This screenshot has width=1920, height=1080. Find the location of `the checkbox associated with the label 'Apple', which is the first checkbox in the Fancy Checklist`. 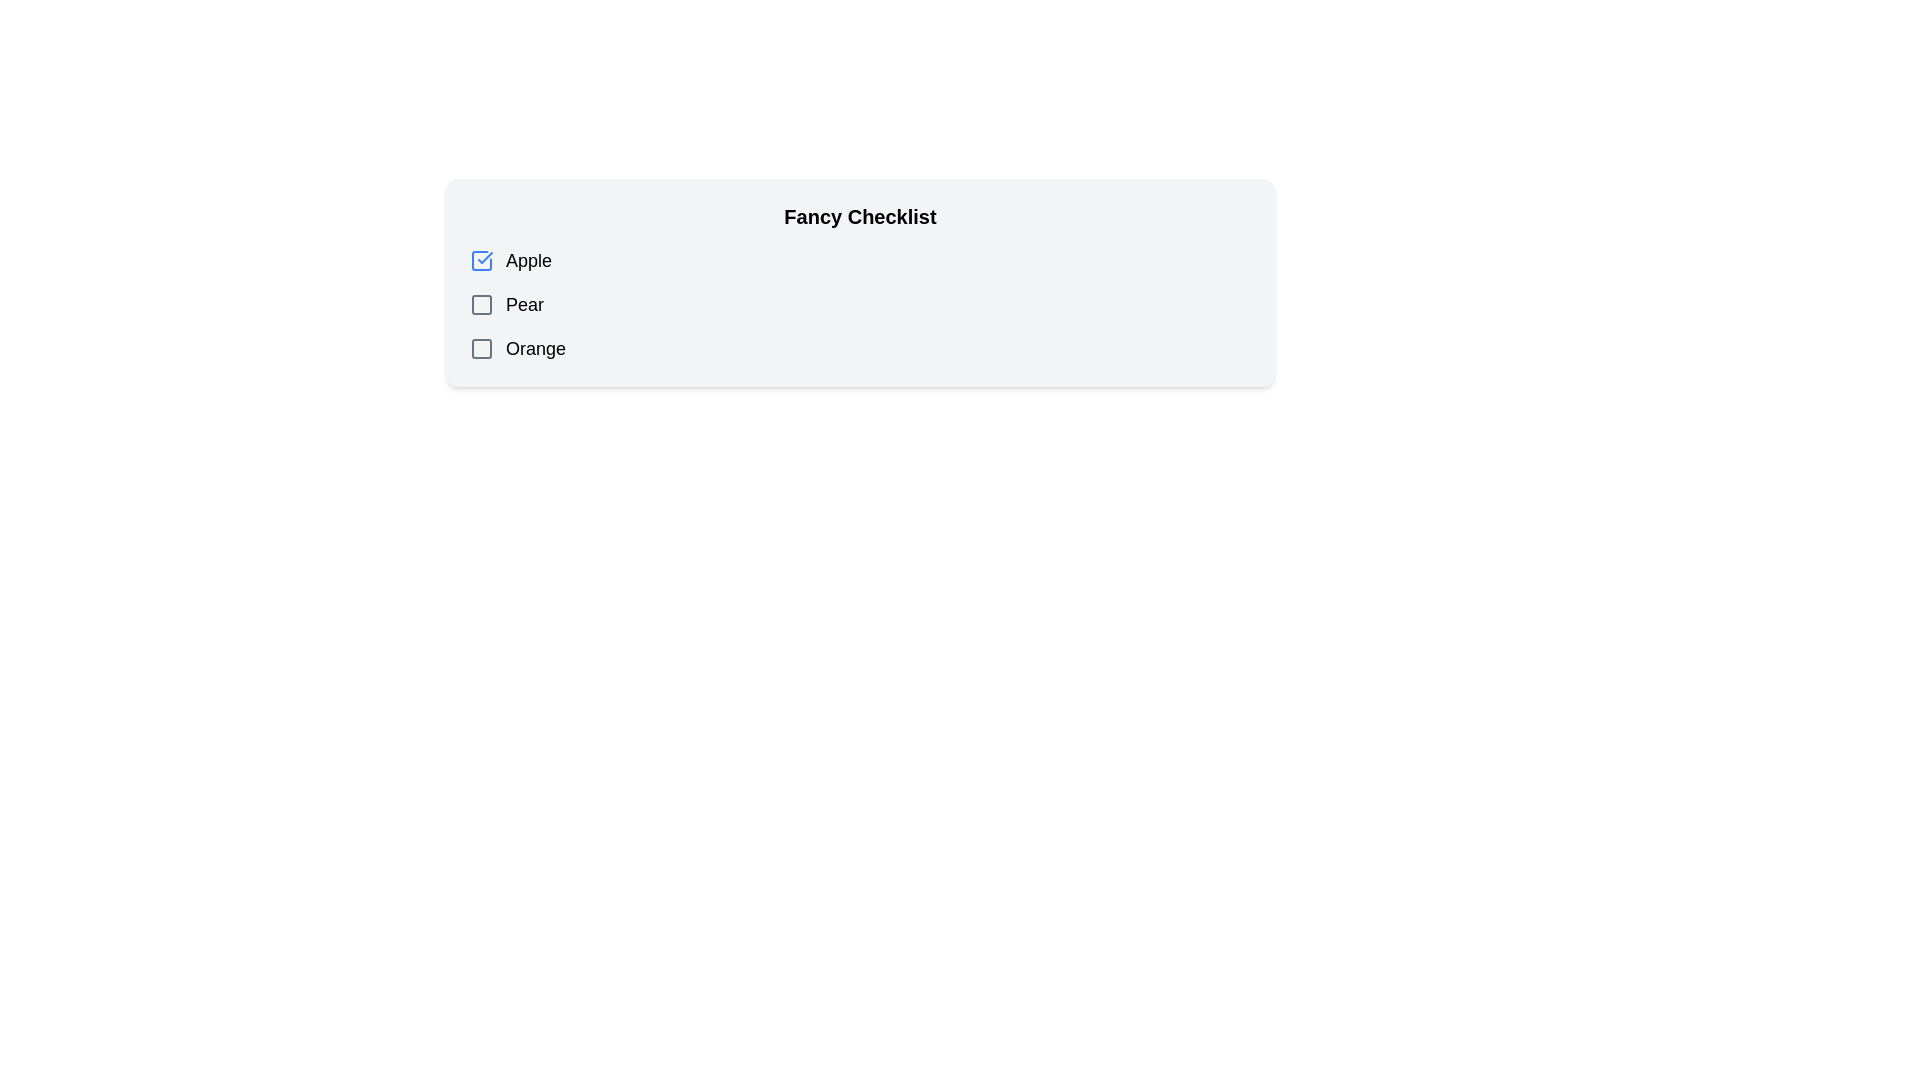

the checkbox associated with the label 'Apple', which is the first checkbox in the Fancy Checklist is located at coordinates (528, 260).